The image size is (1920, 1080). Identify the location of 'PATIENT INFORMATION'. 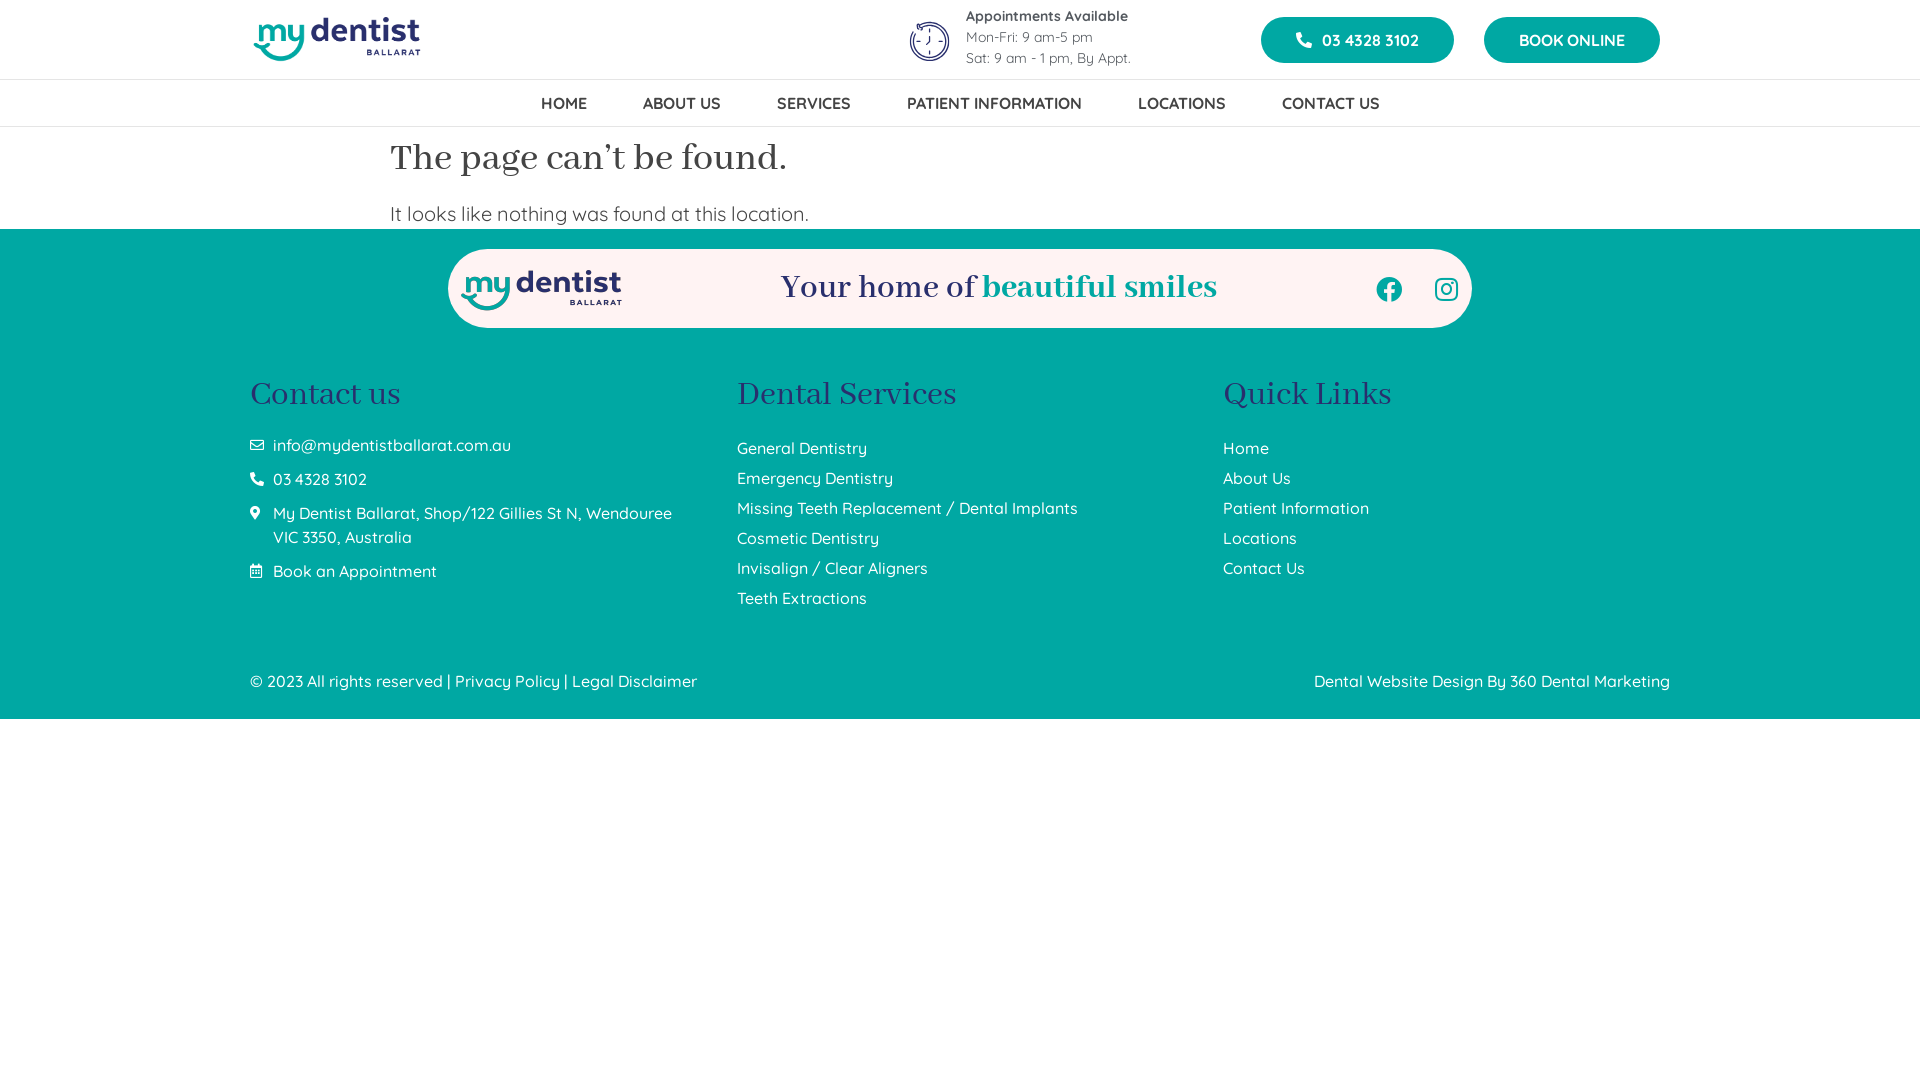
(993, 103).